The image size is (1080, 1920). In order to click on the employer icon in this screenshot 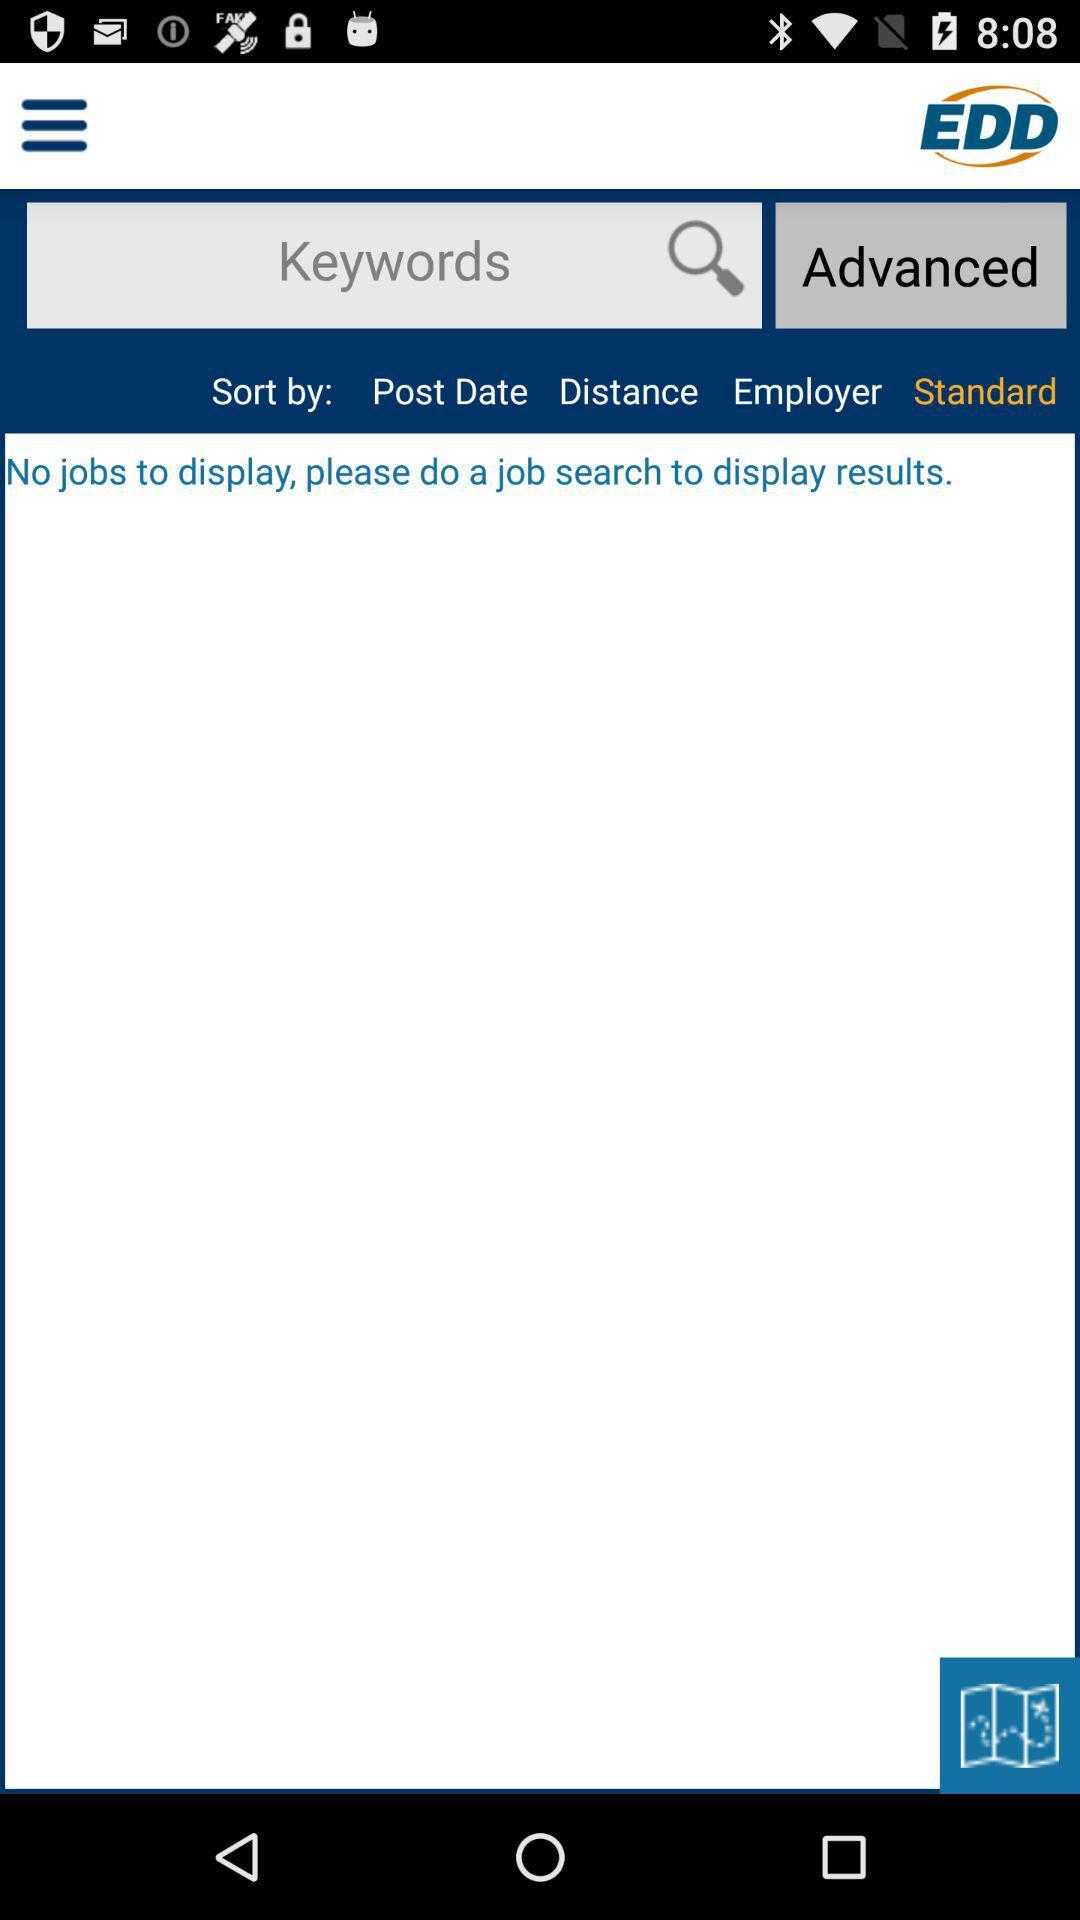, I will do `click(805, 390)`.